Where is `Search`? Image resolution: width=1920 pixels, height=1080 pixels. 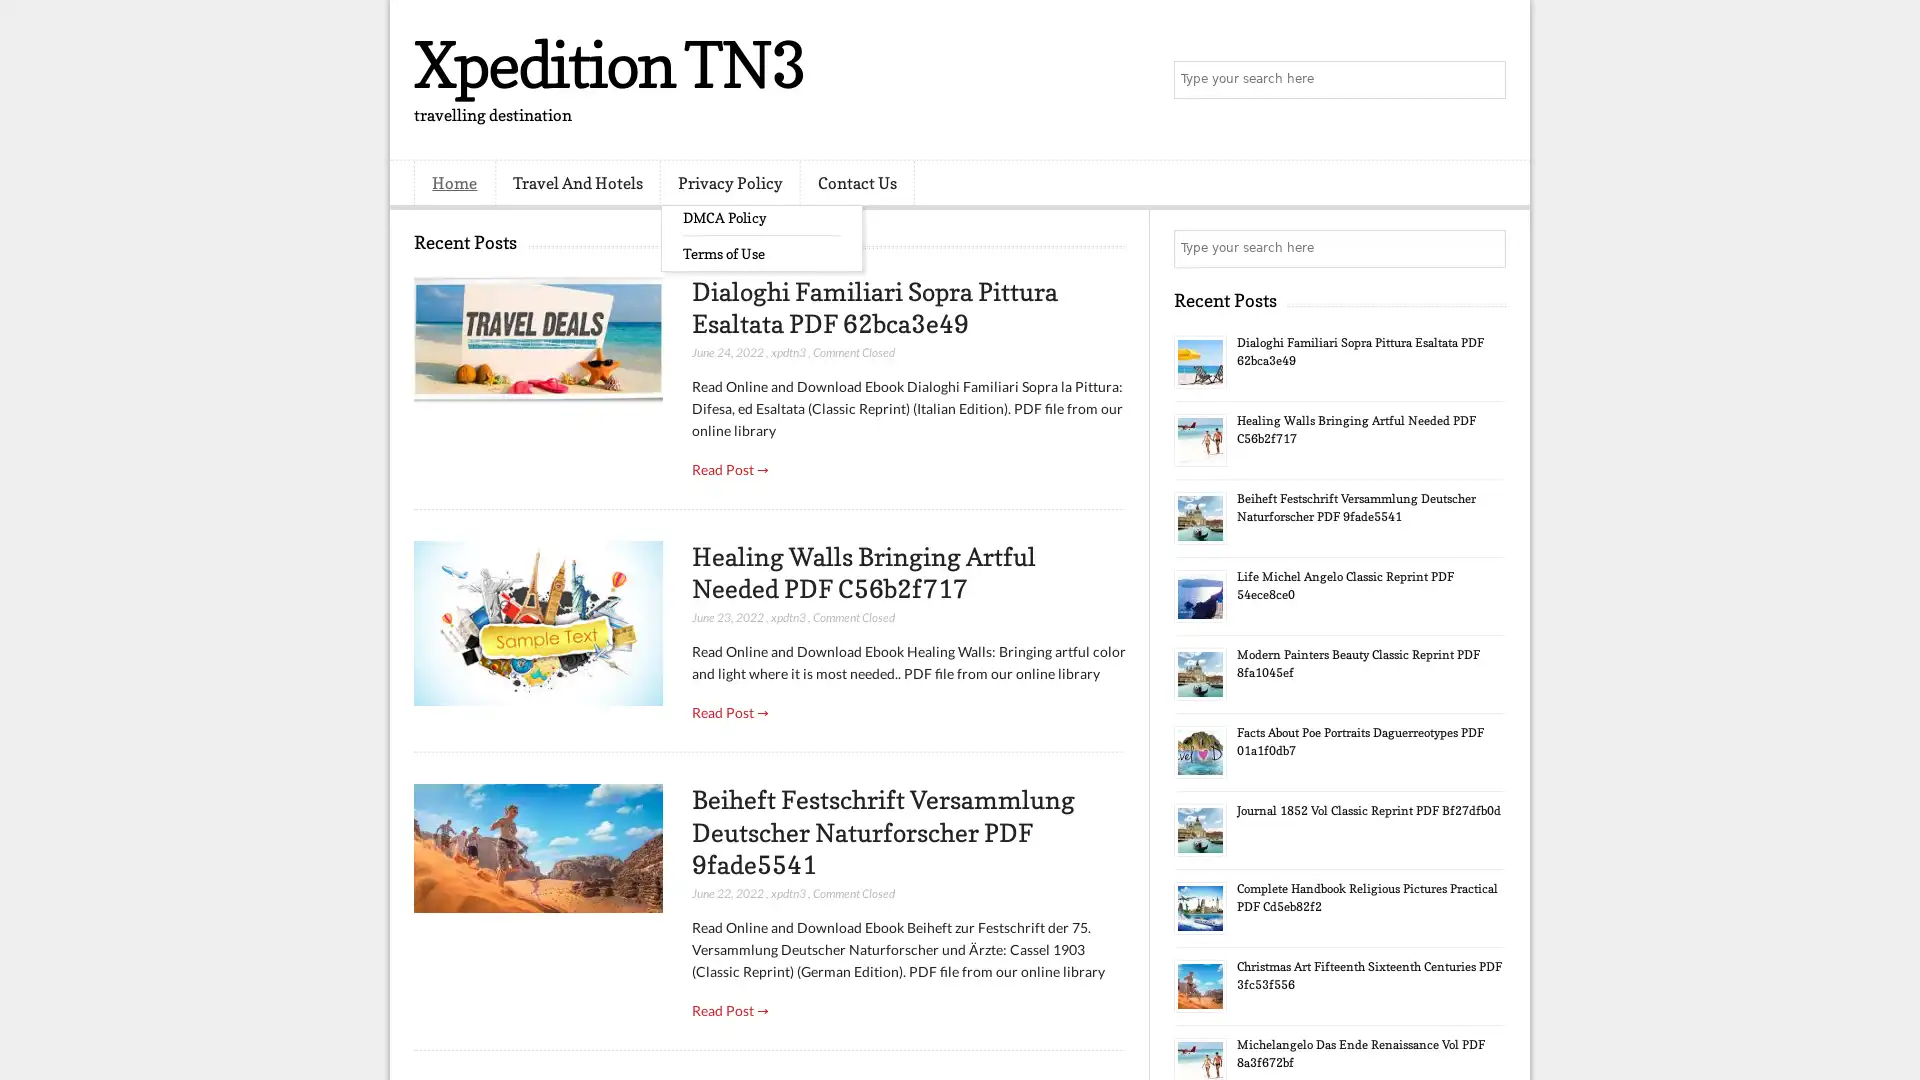 Search is located at coordinates (1485, 80).